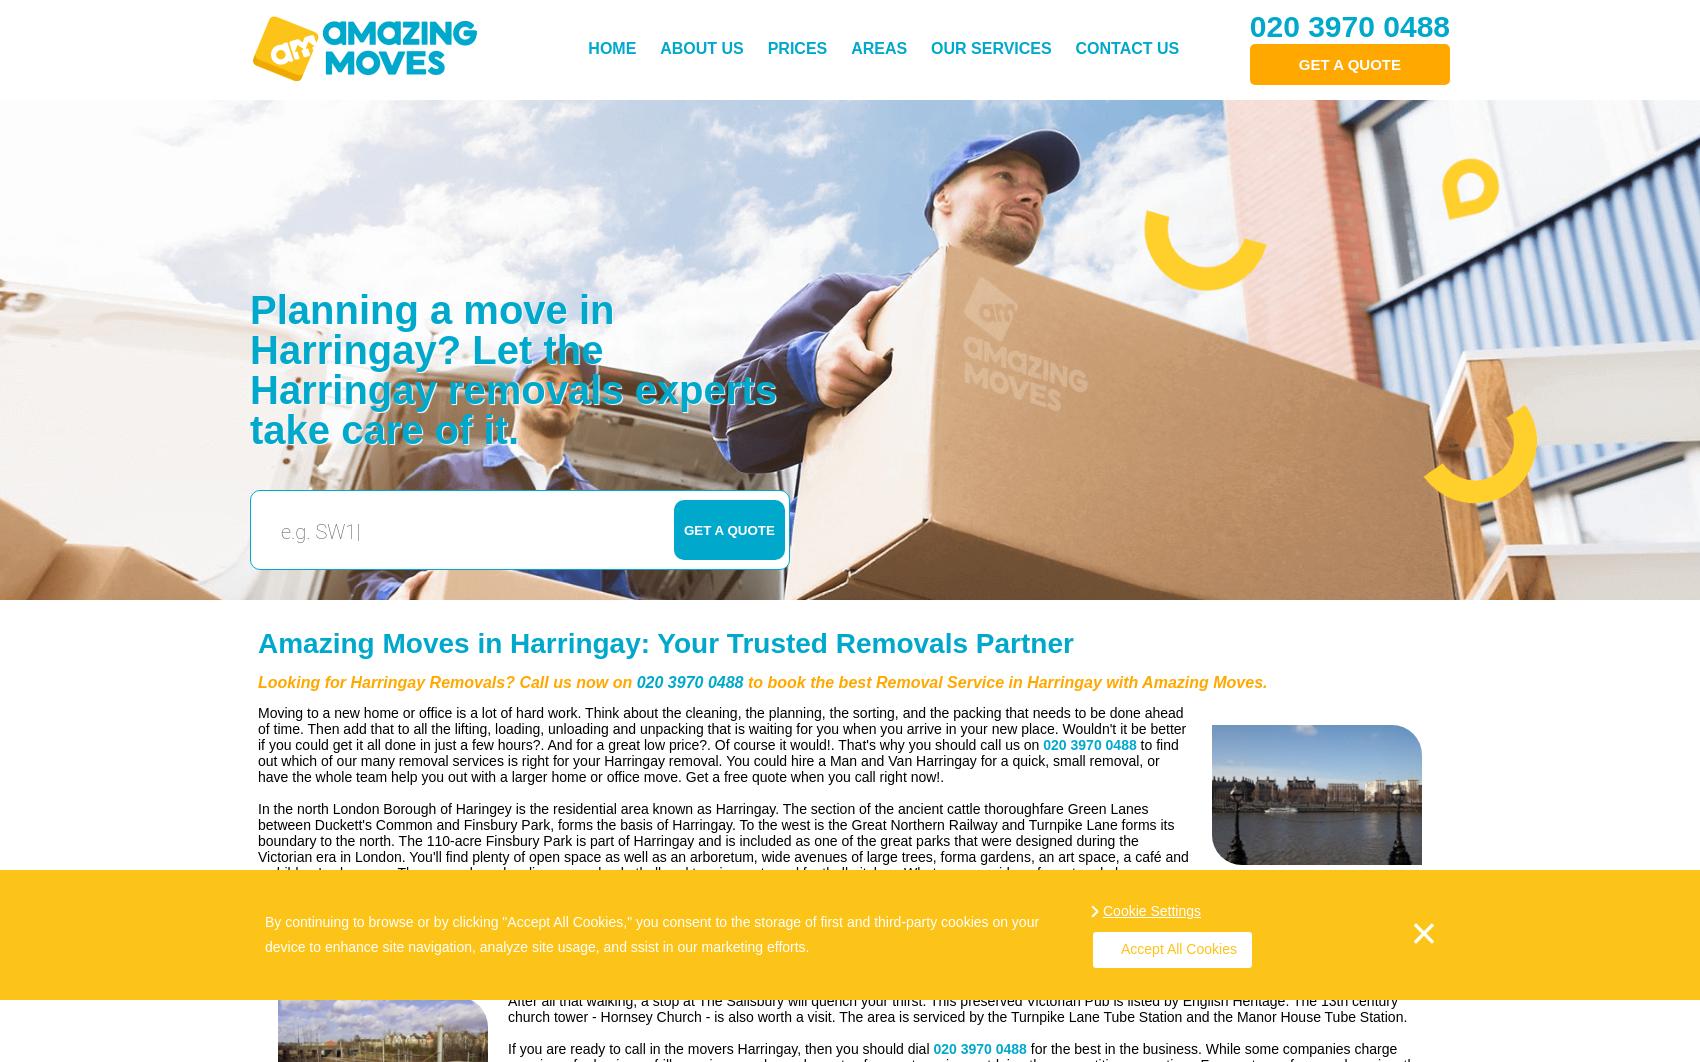  Describe the element at coordinates (665, 643) in the screenshot. I see `'Amazing Moves in Harringay: Your Trusted Removals Partner'` at that location.